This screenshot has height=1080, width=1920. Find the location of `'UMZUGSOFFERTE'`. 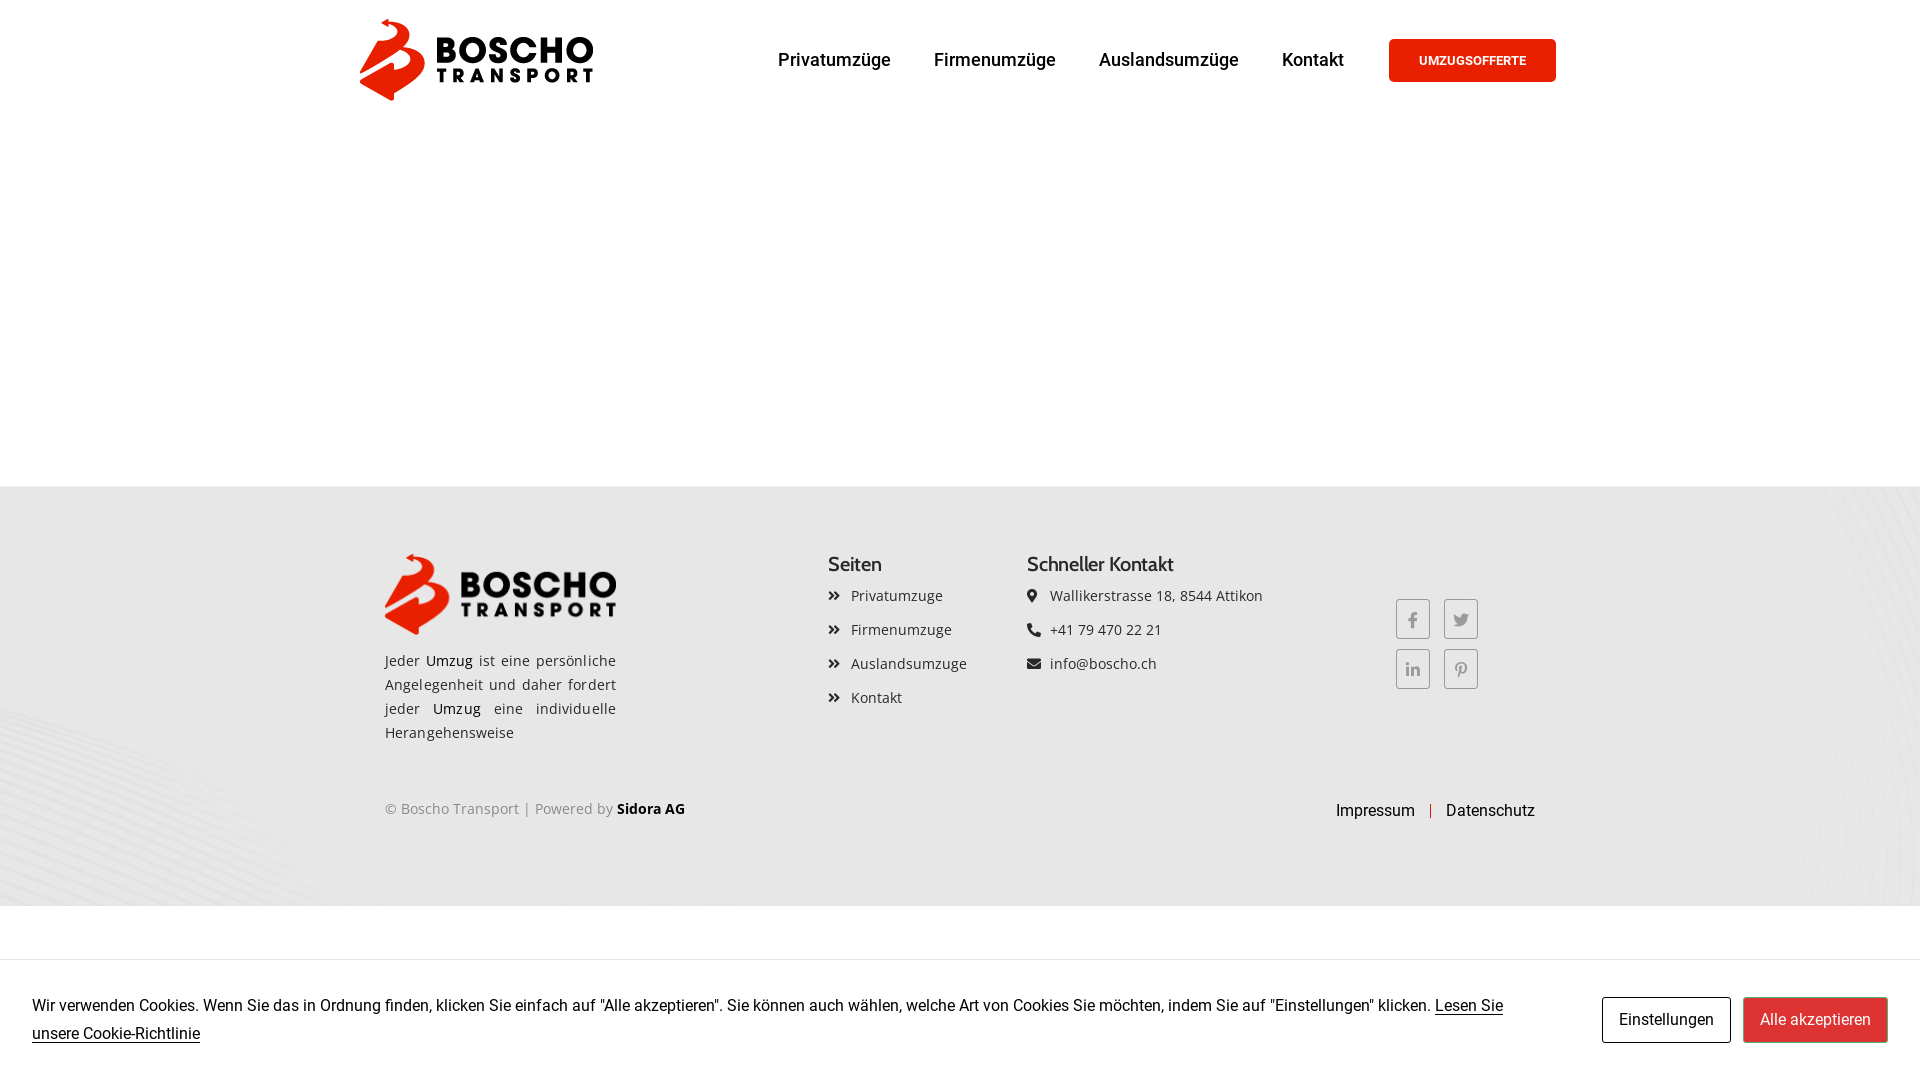

'UMZUGSOFFERTE' is located at coordinates (1472, 58).